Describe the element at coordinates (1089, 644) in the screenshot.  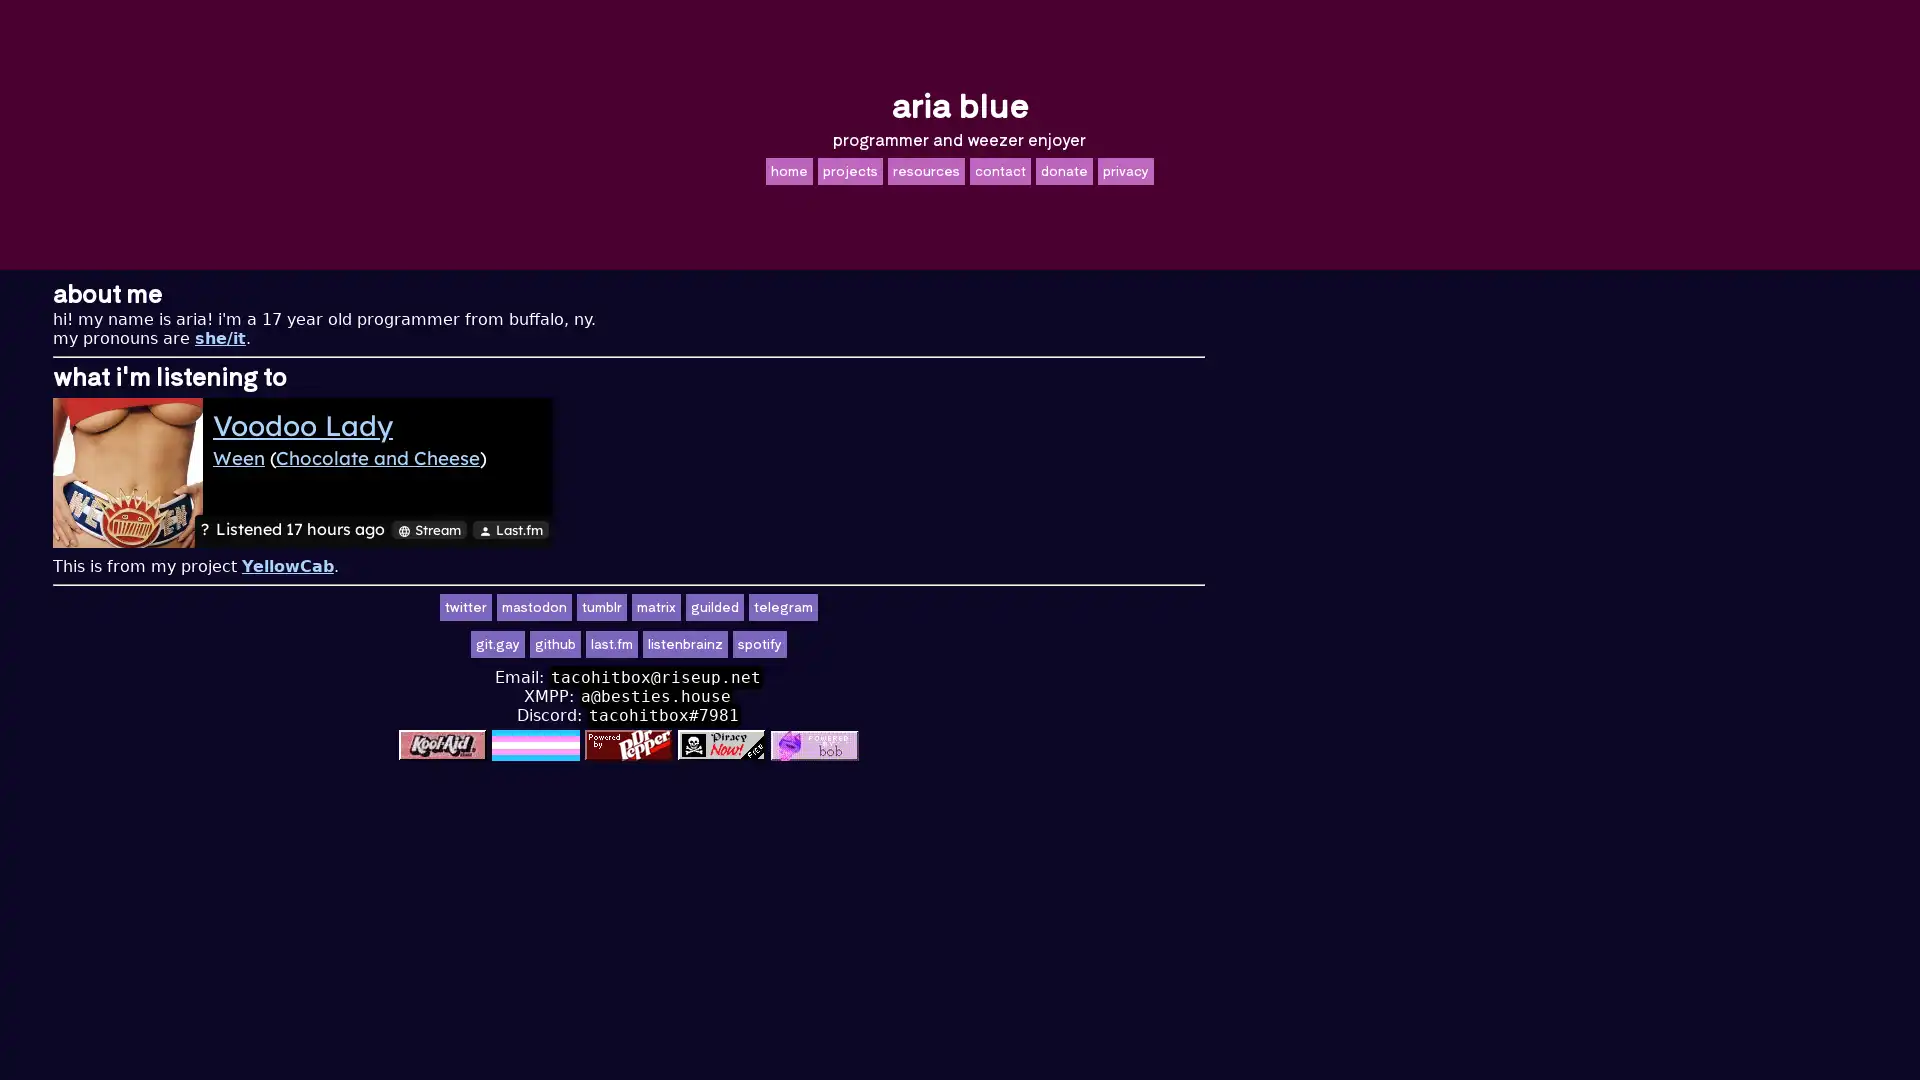
I see `spotify` at that location.